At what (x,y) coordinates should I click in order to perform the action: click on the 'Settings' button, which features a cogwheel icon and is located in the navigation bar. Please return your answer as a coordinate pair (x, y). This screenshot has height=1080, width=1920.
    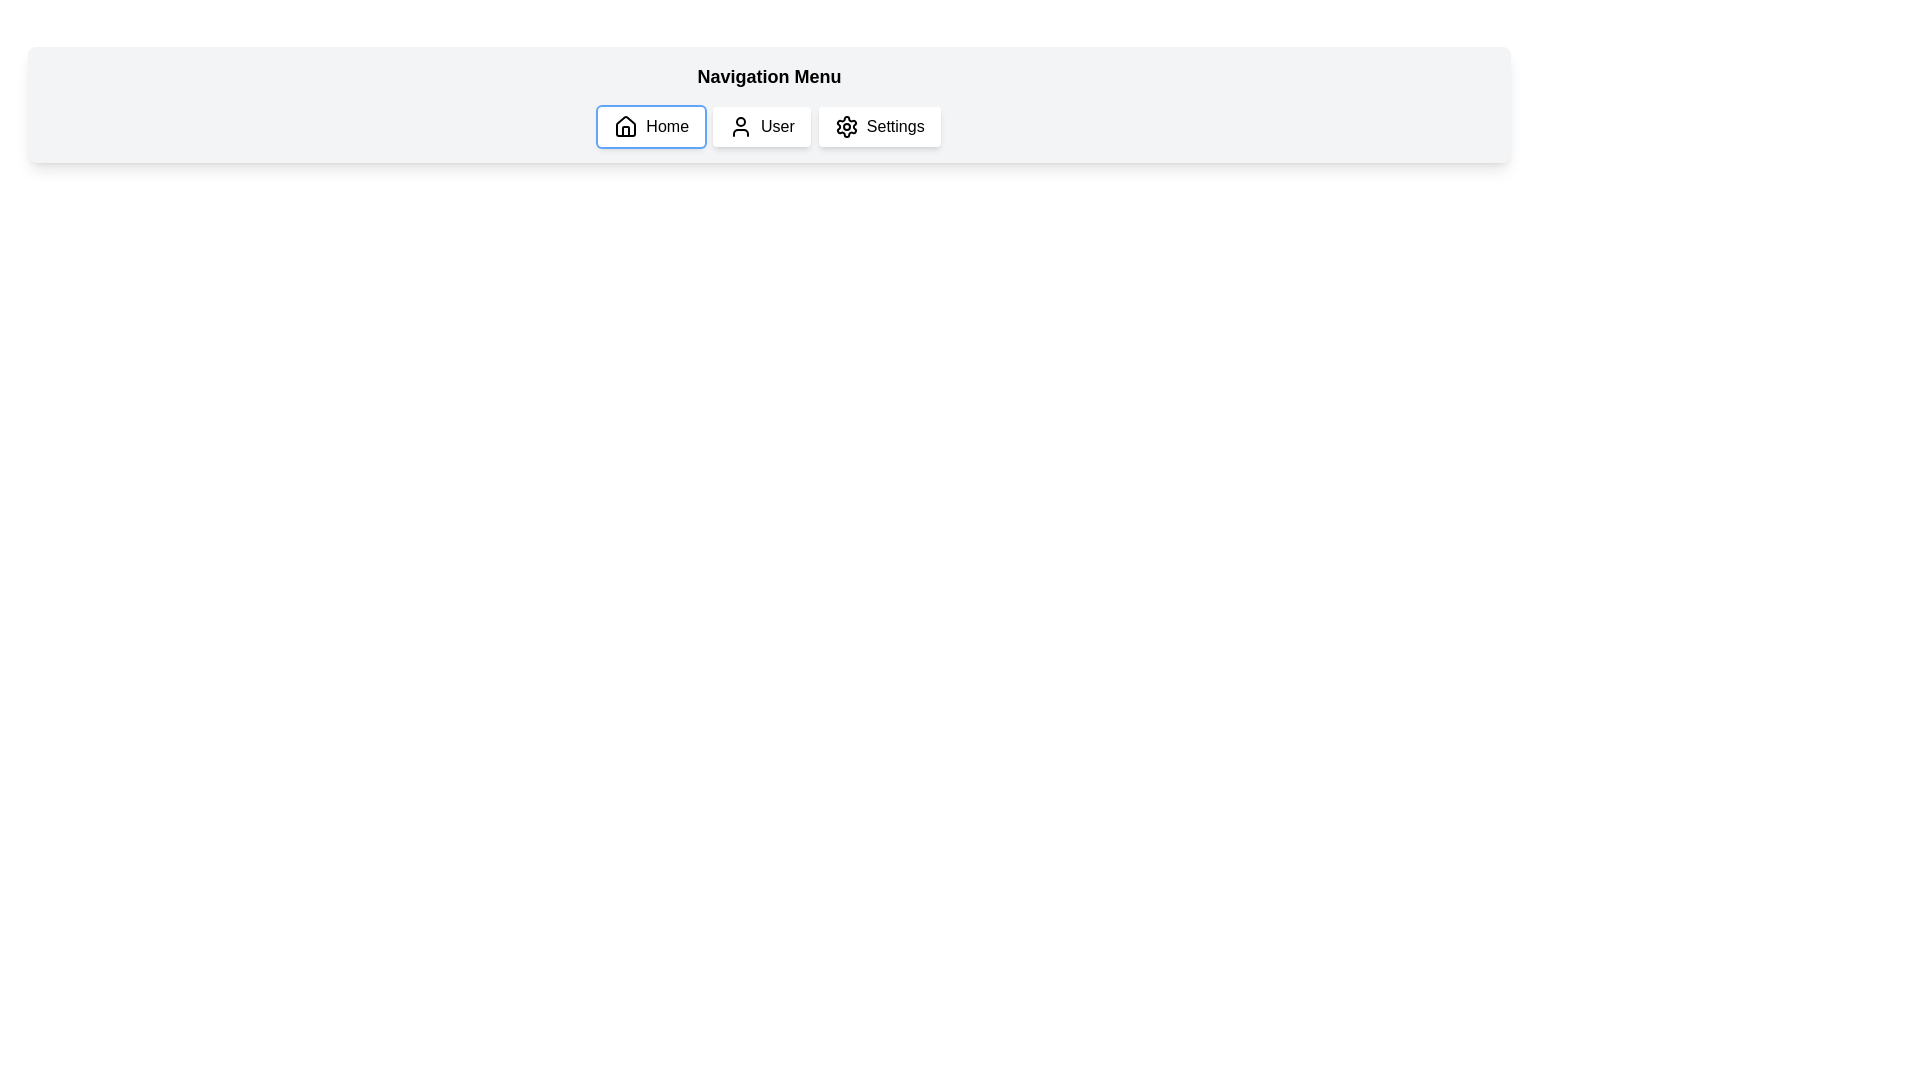
    Looking at the image, I should click on (846, 127).